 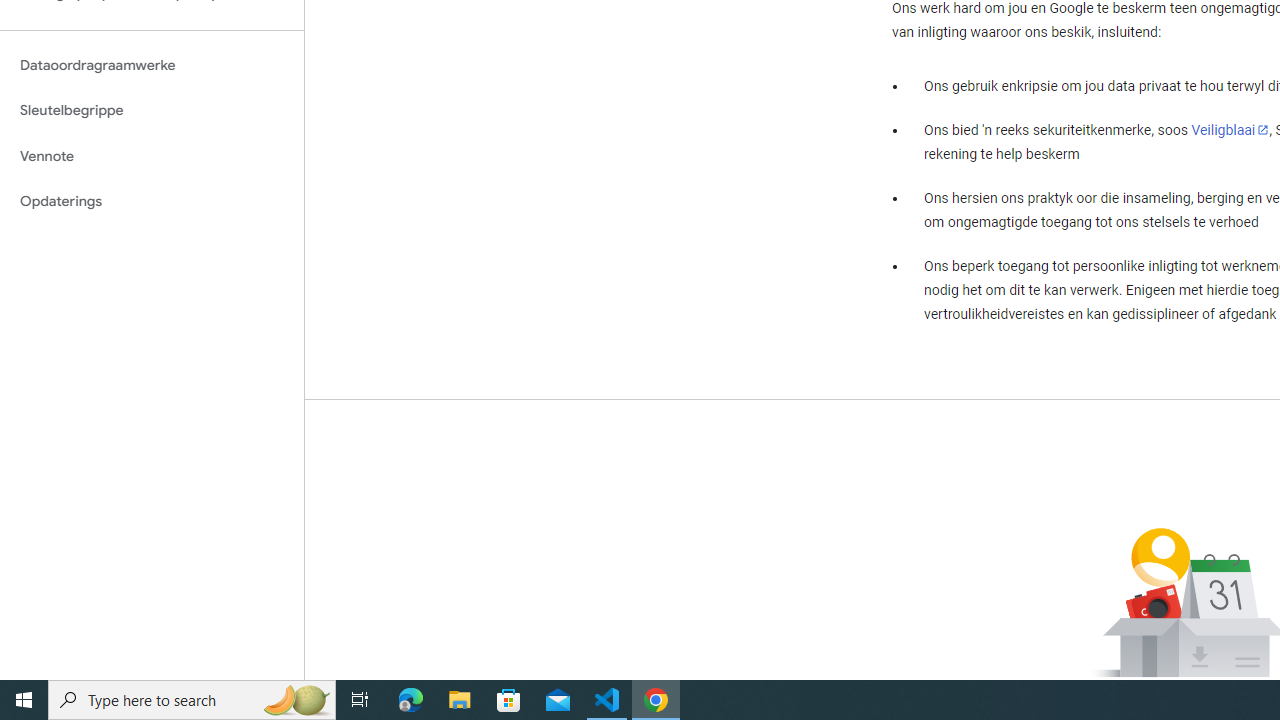 I want to click on 'Dataoordragraamwerke', so click(x=151, y=64).